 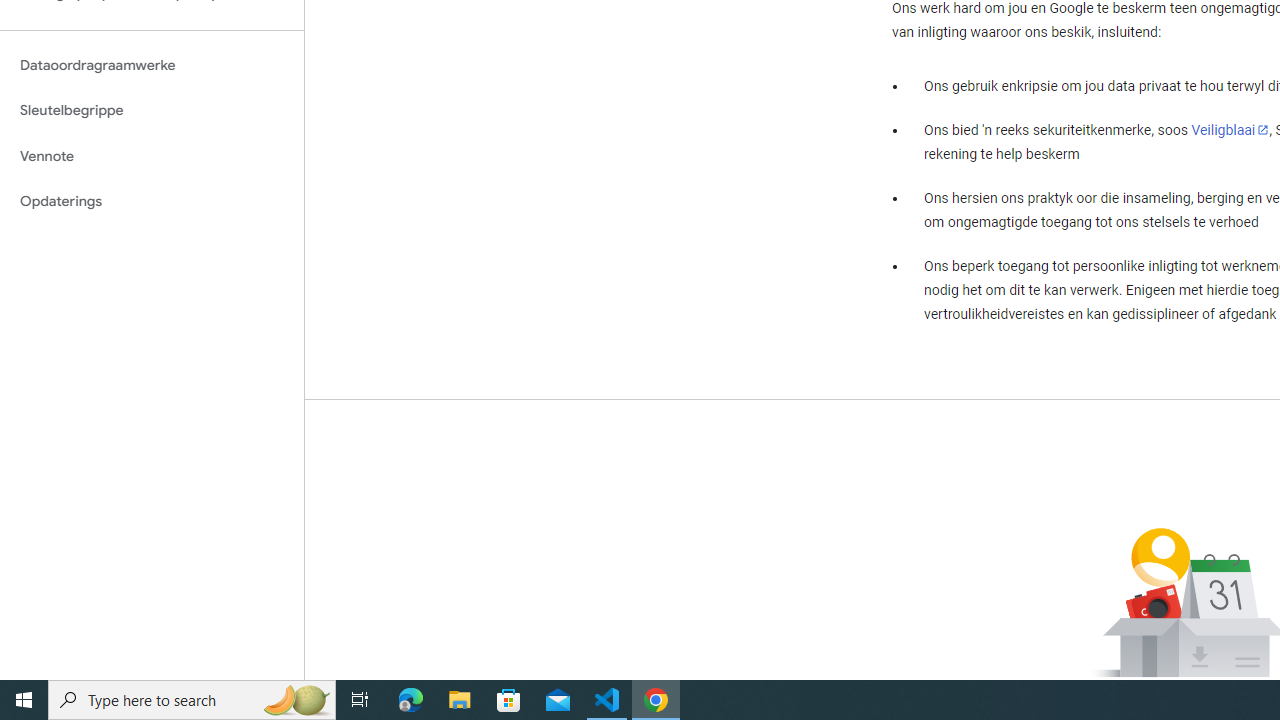 I want to click on 'Dataoordragraamwerke', so click(x=151, y=64).